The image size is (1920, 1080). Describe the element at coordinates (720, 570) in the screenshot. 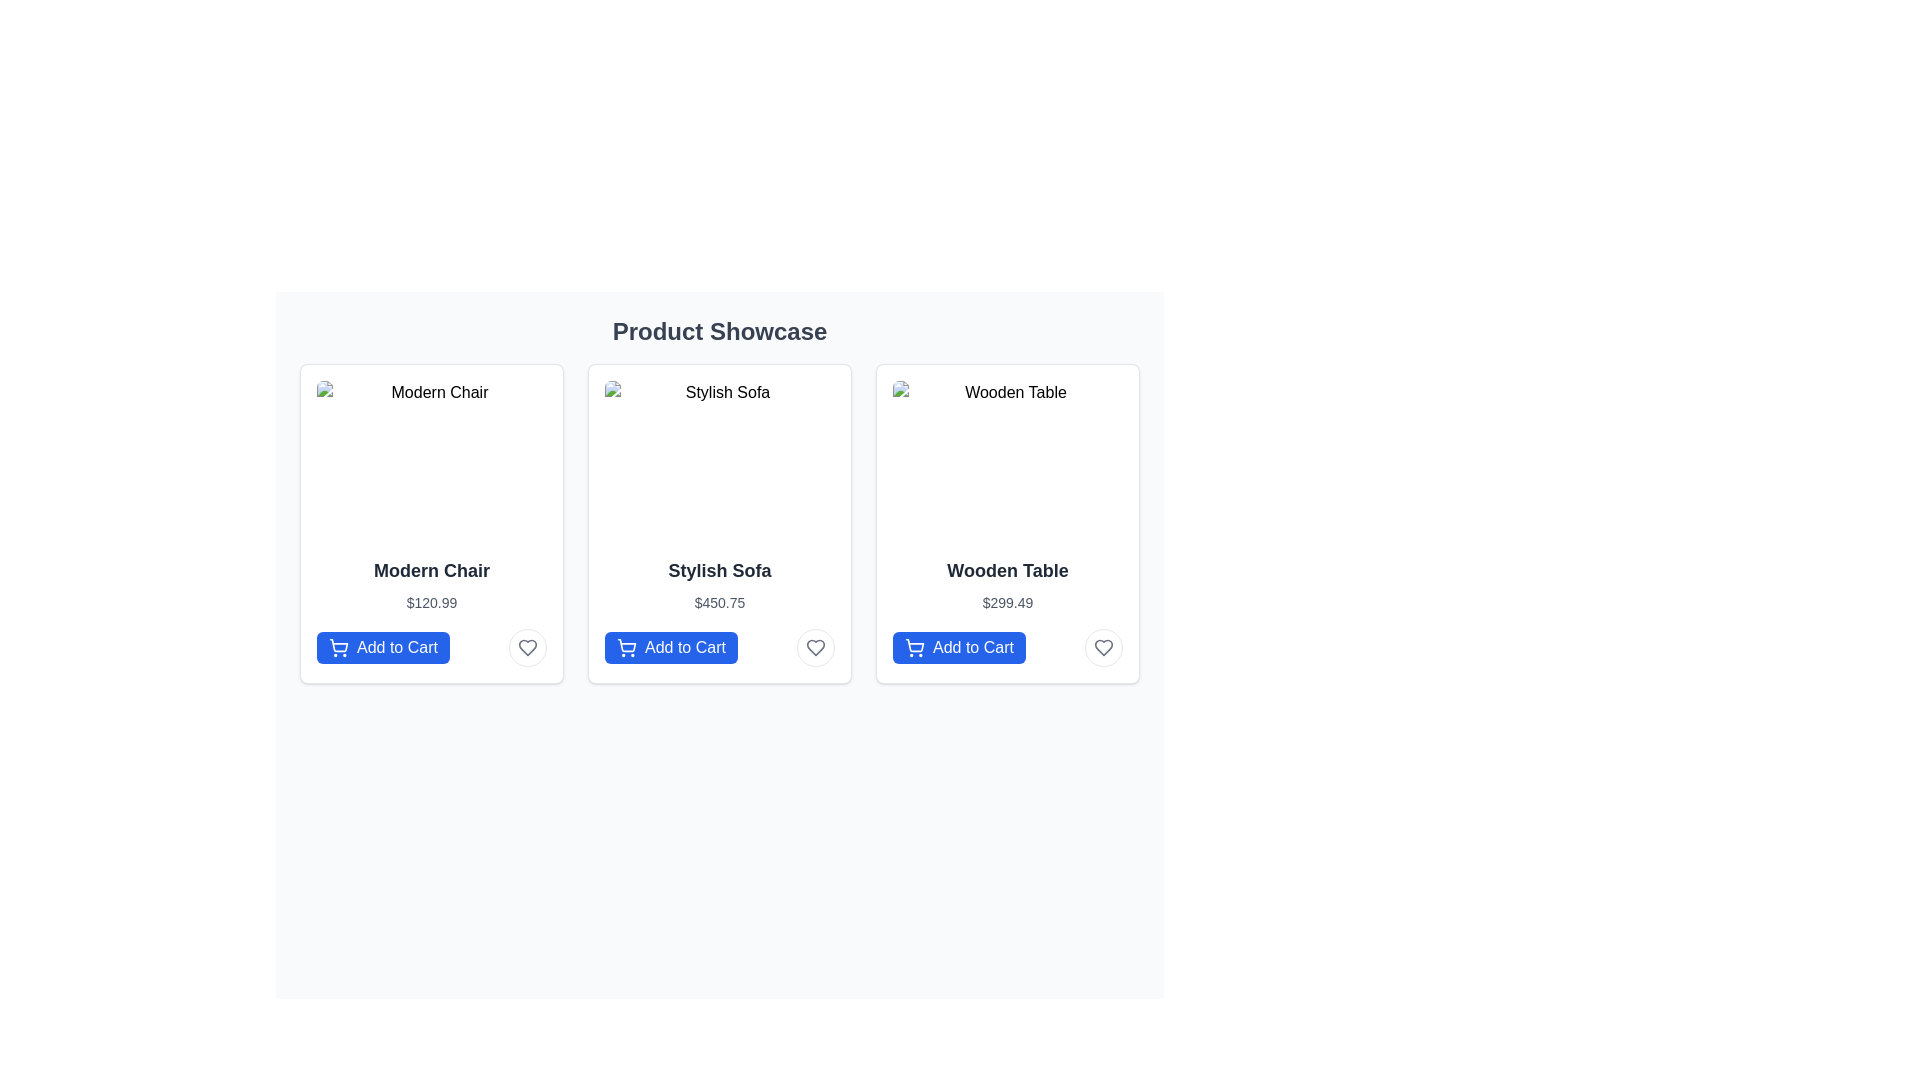

I see `product title 'Stylish Sofa' which is styled with a bold font in a dark color and is positioned centrally in the second card of a product showcase, above the price label and below the sofa image` at that location.